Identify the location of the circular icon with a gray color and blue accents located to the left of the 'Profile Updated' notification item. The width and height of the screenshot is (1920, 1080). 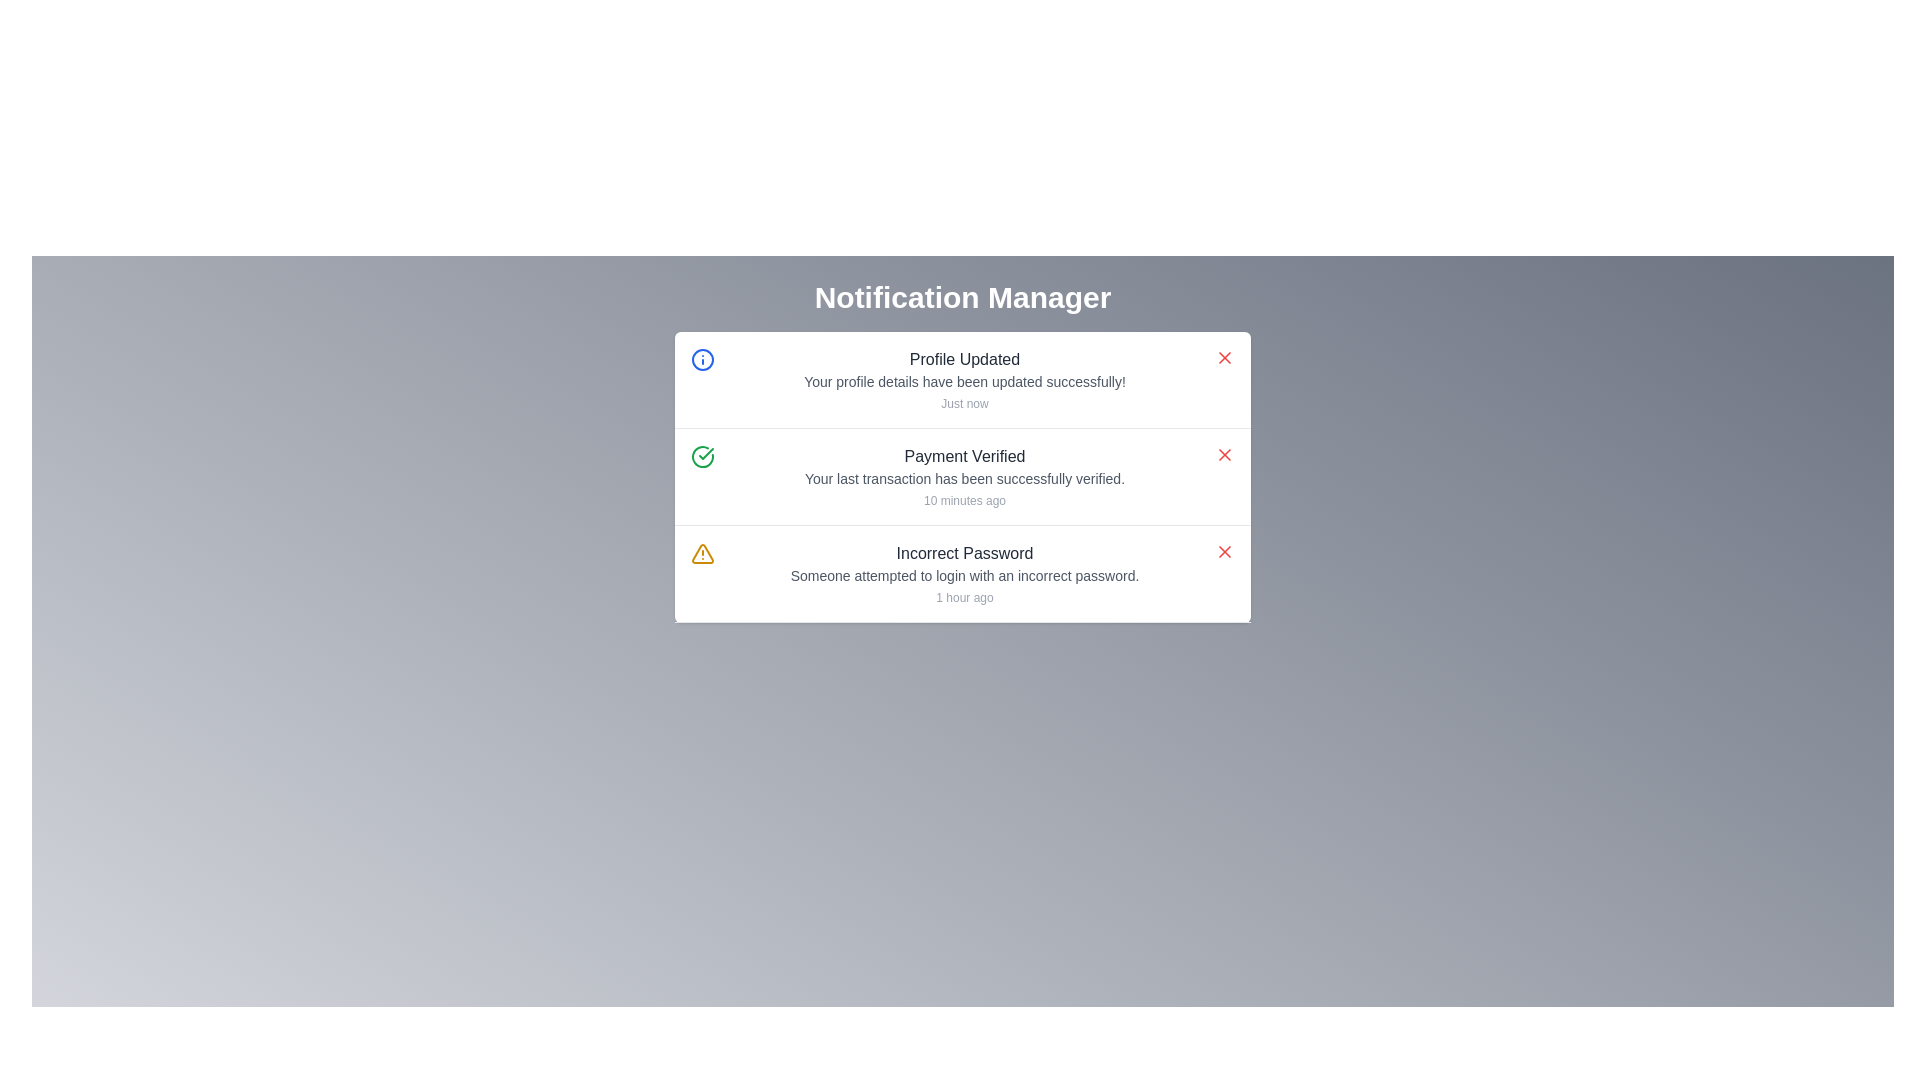
(702, 358).